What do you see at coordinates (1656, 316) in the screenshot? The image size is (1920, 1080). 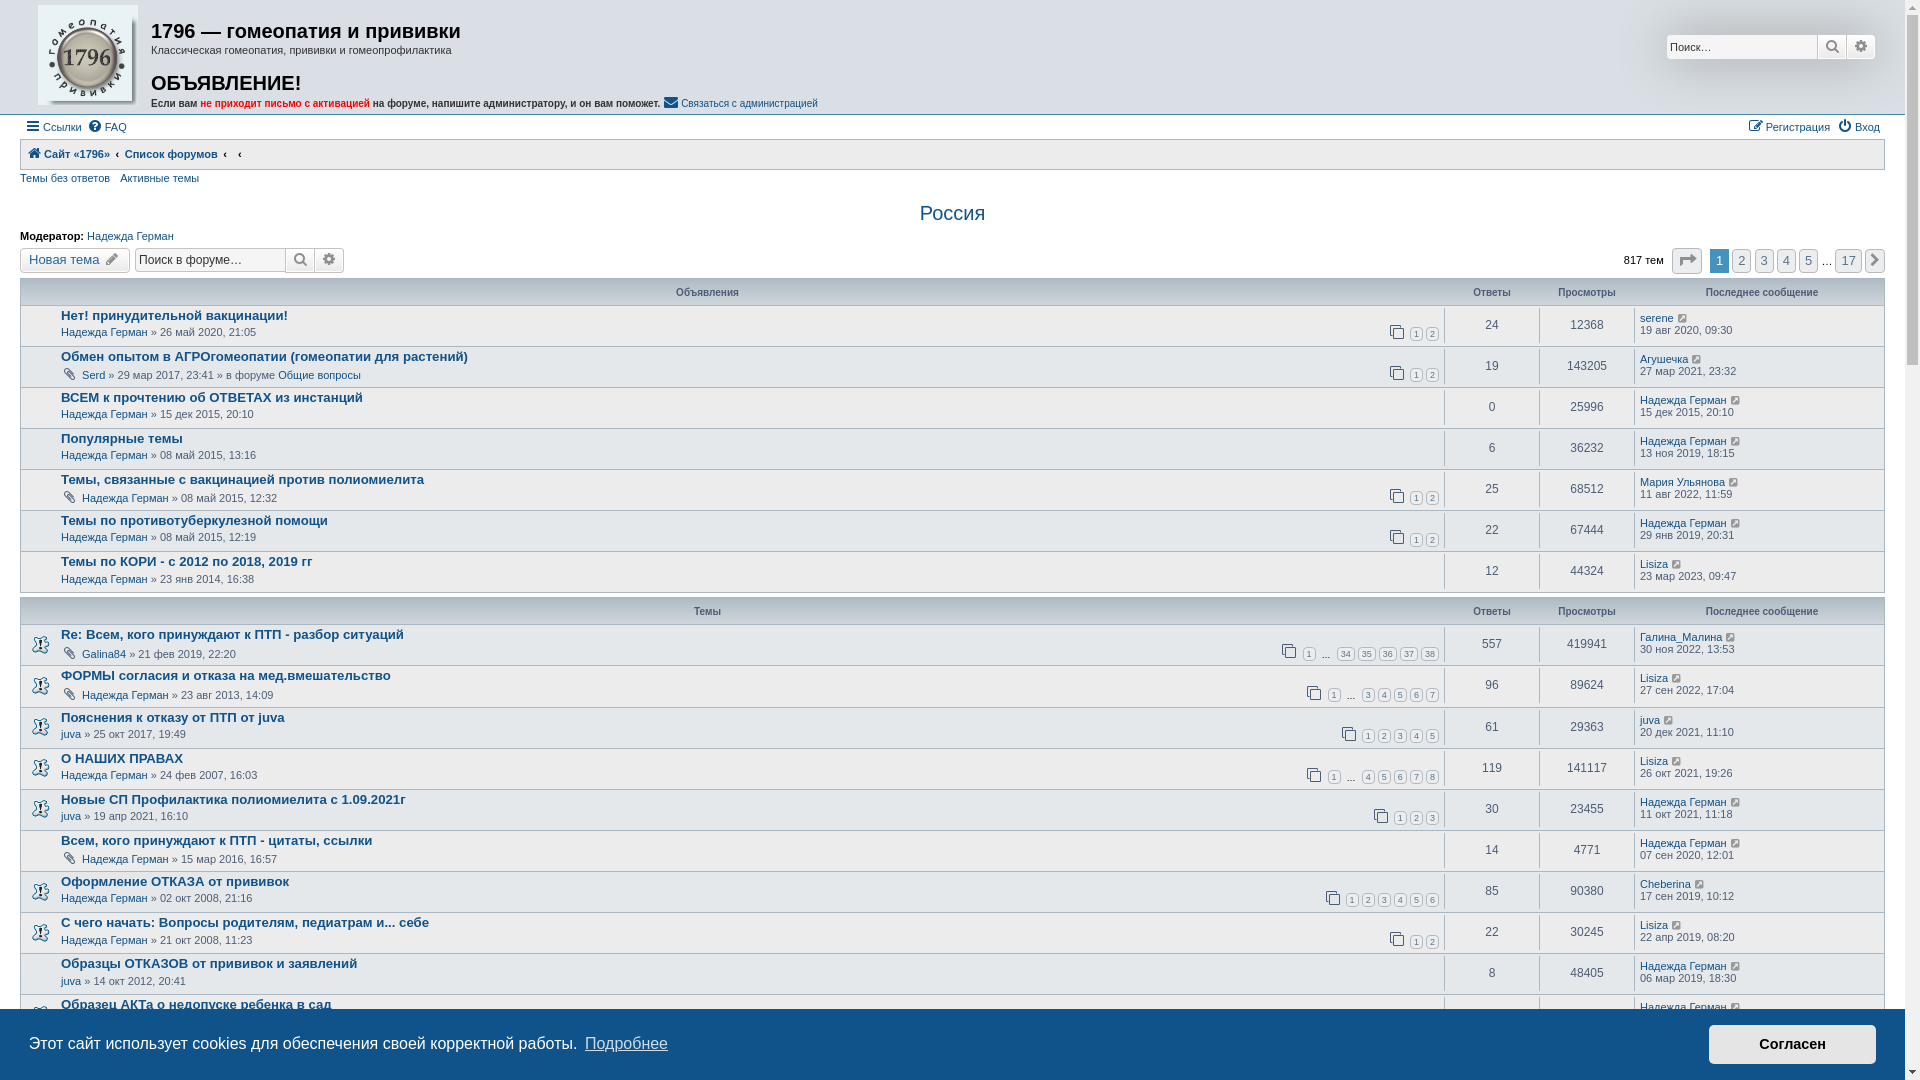 I see `'serene'` at bounding box center [1656, 316].